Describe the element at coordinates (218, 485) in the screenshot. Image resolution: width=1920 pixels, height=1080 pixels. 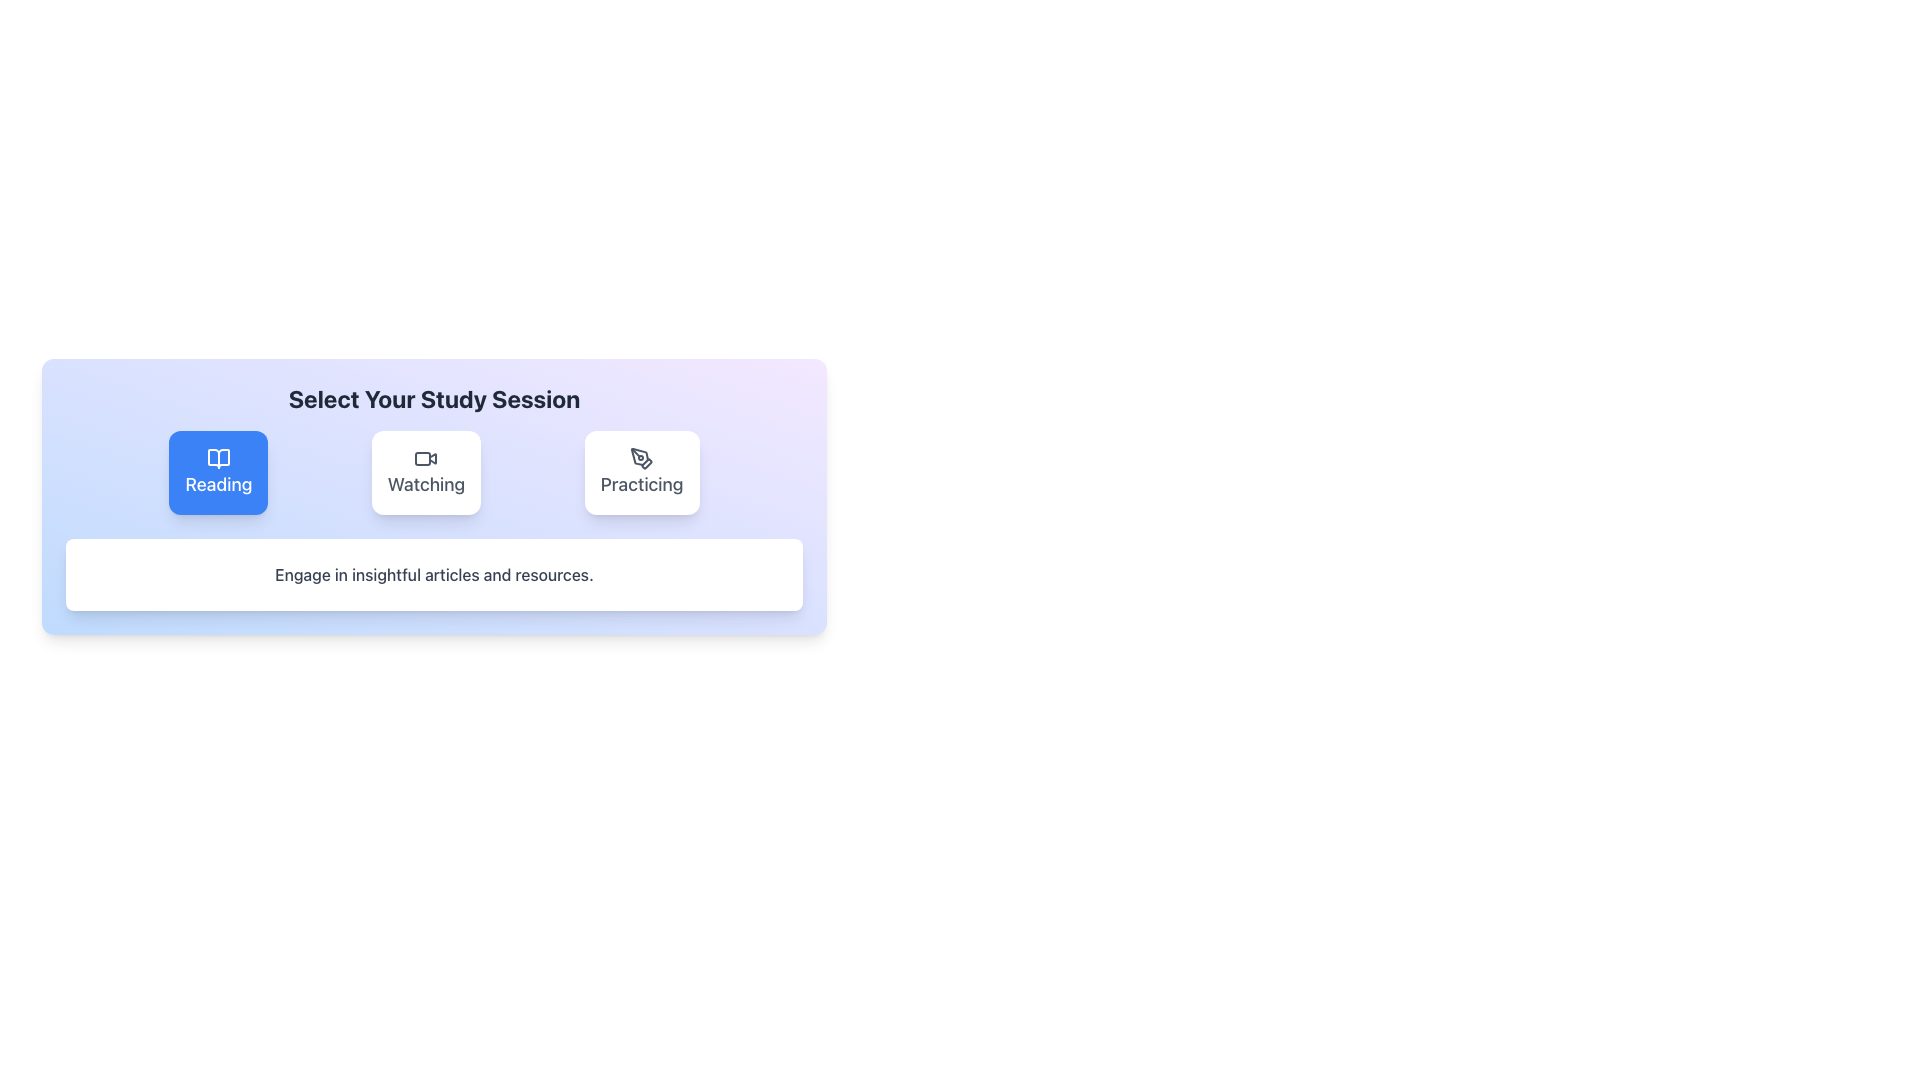
I see `the Text Label located beneath the open book icon in the first button of the 'Select Your Study Session' section` at that location.